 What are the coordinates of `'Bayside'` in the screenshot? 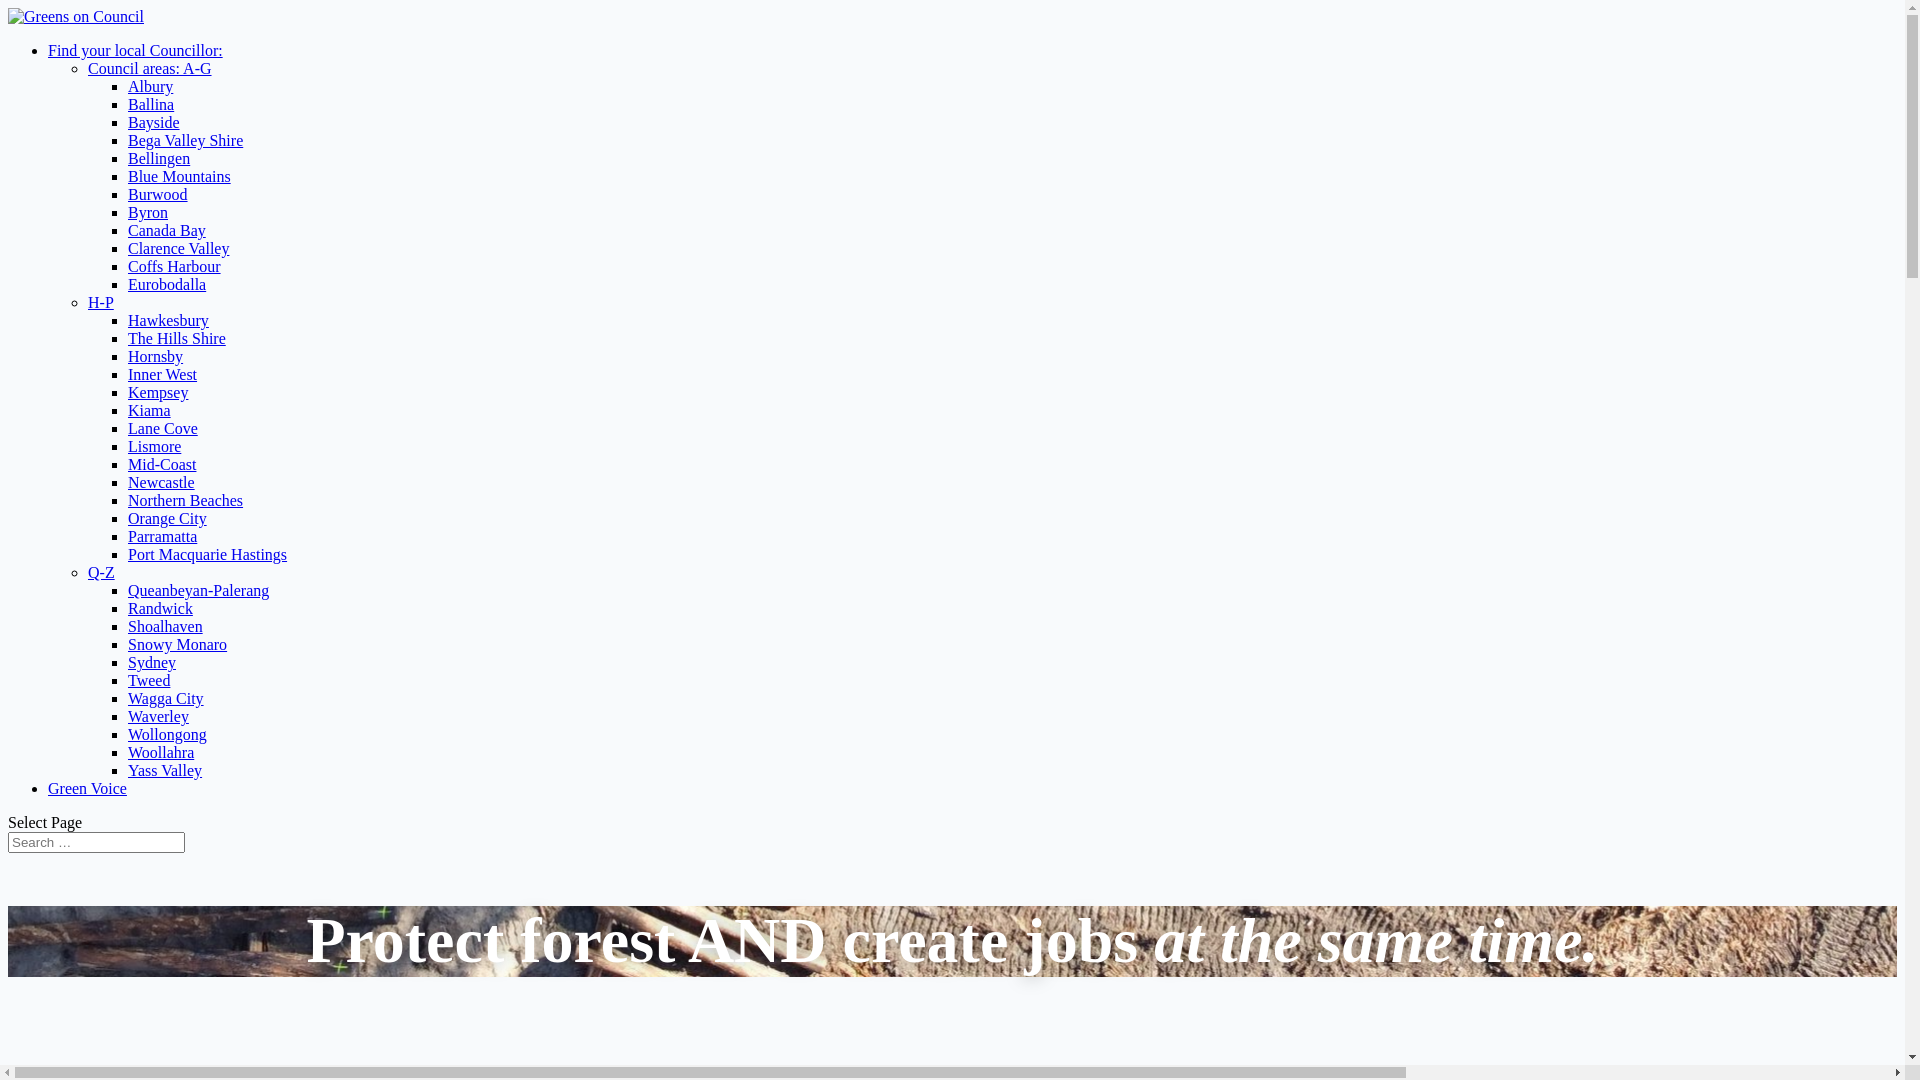 It's located at (152, 122).